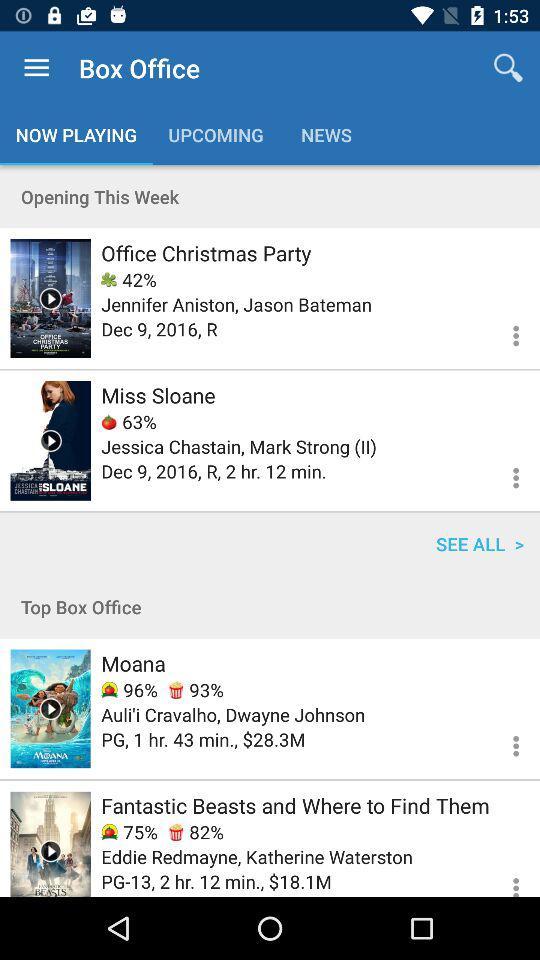 Image resolution: width=540 pixels, height=960 pixels. What do you see at coordinates (508, 68) in the screenshot?
I see `the icon to the right of box office` at bounding box center [508, 68].